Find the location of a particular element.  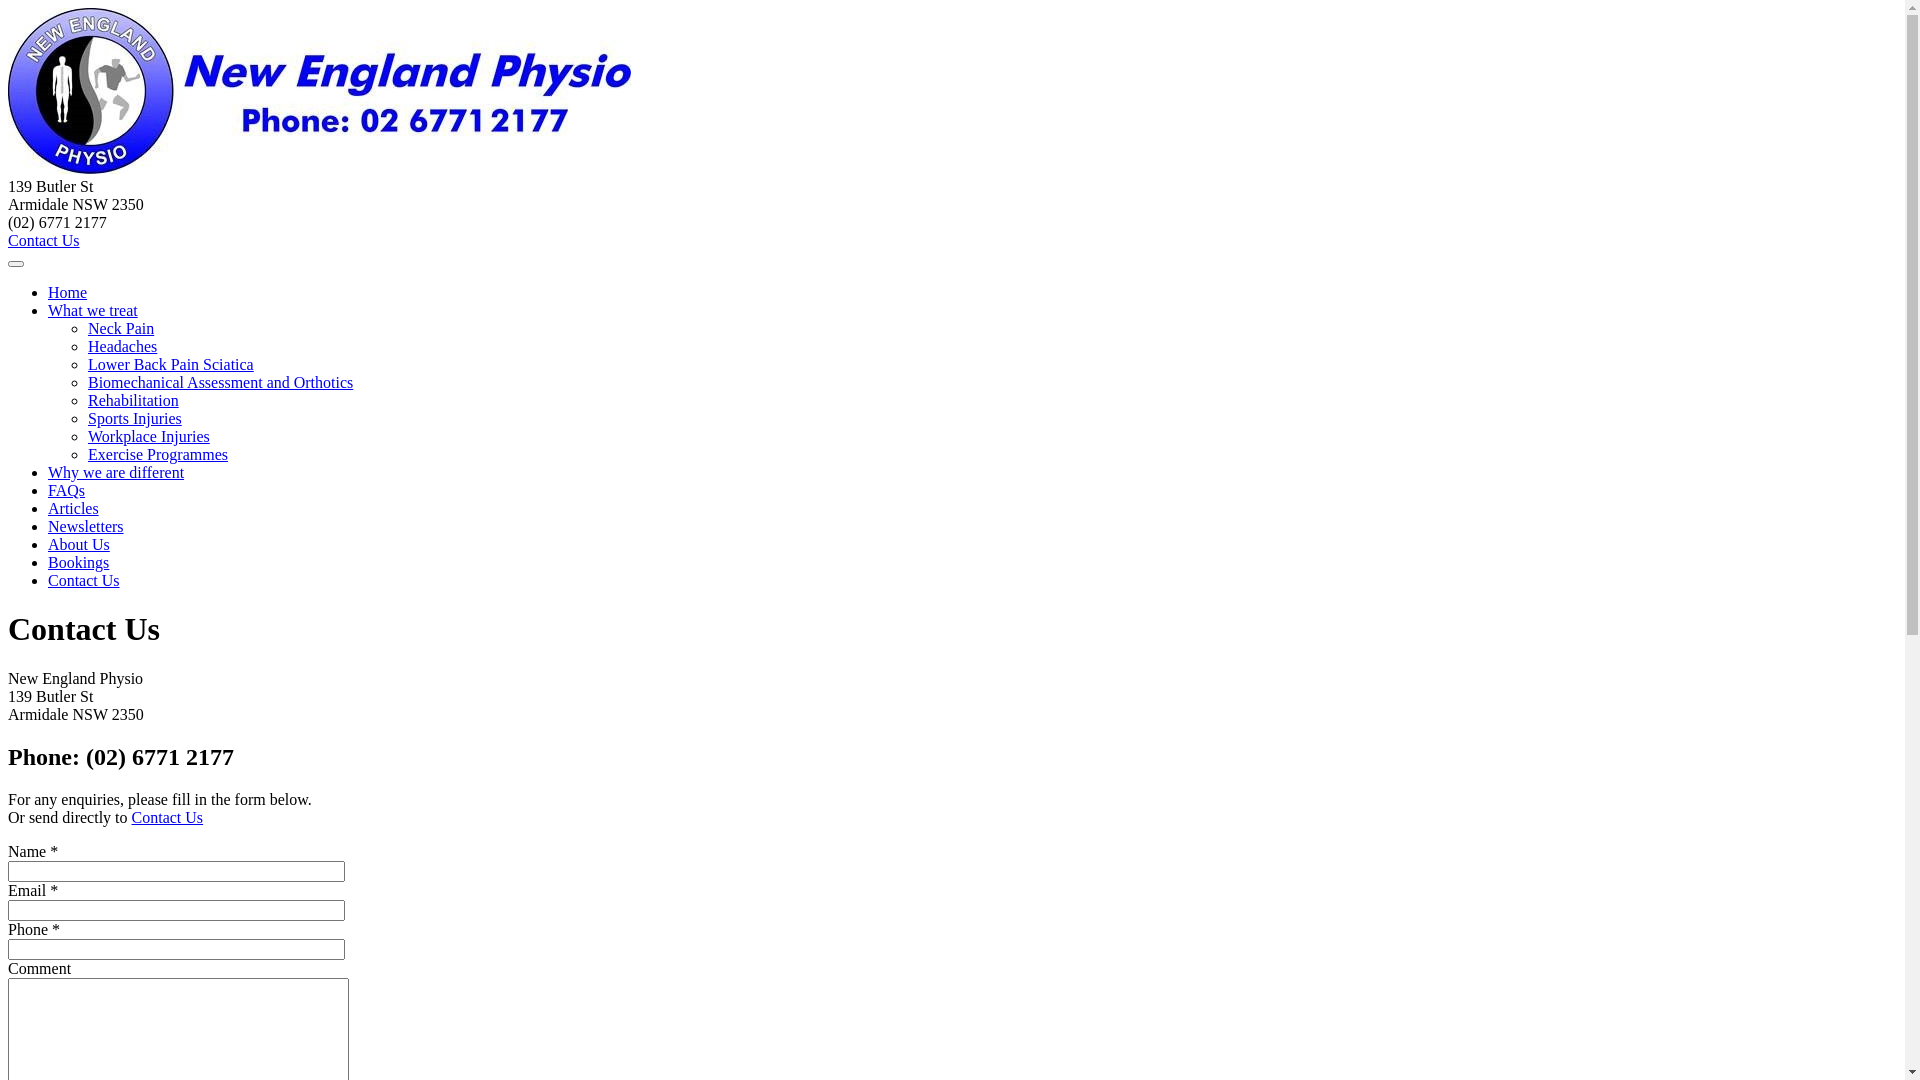

'Workplace Injuries' is located at coordinates (86, 435).